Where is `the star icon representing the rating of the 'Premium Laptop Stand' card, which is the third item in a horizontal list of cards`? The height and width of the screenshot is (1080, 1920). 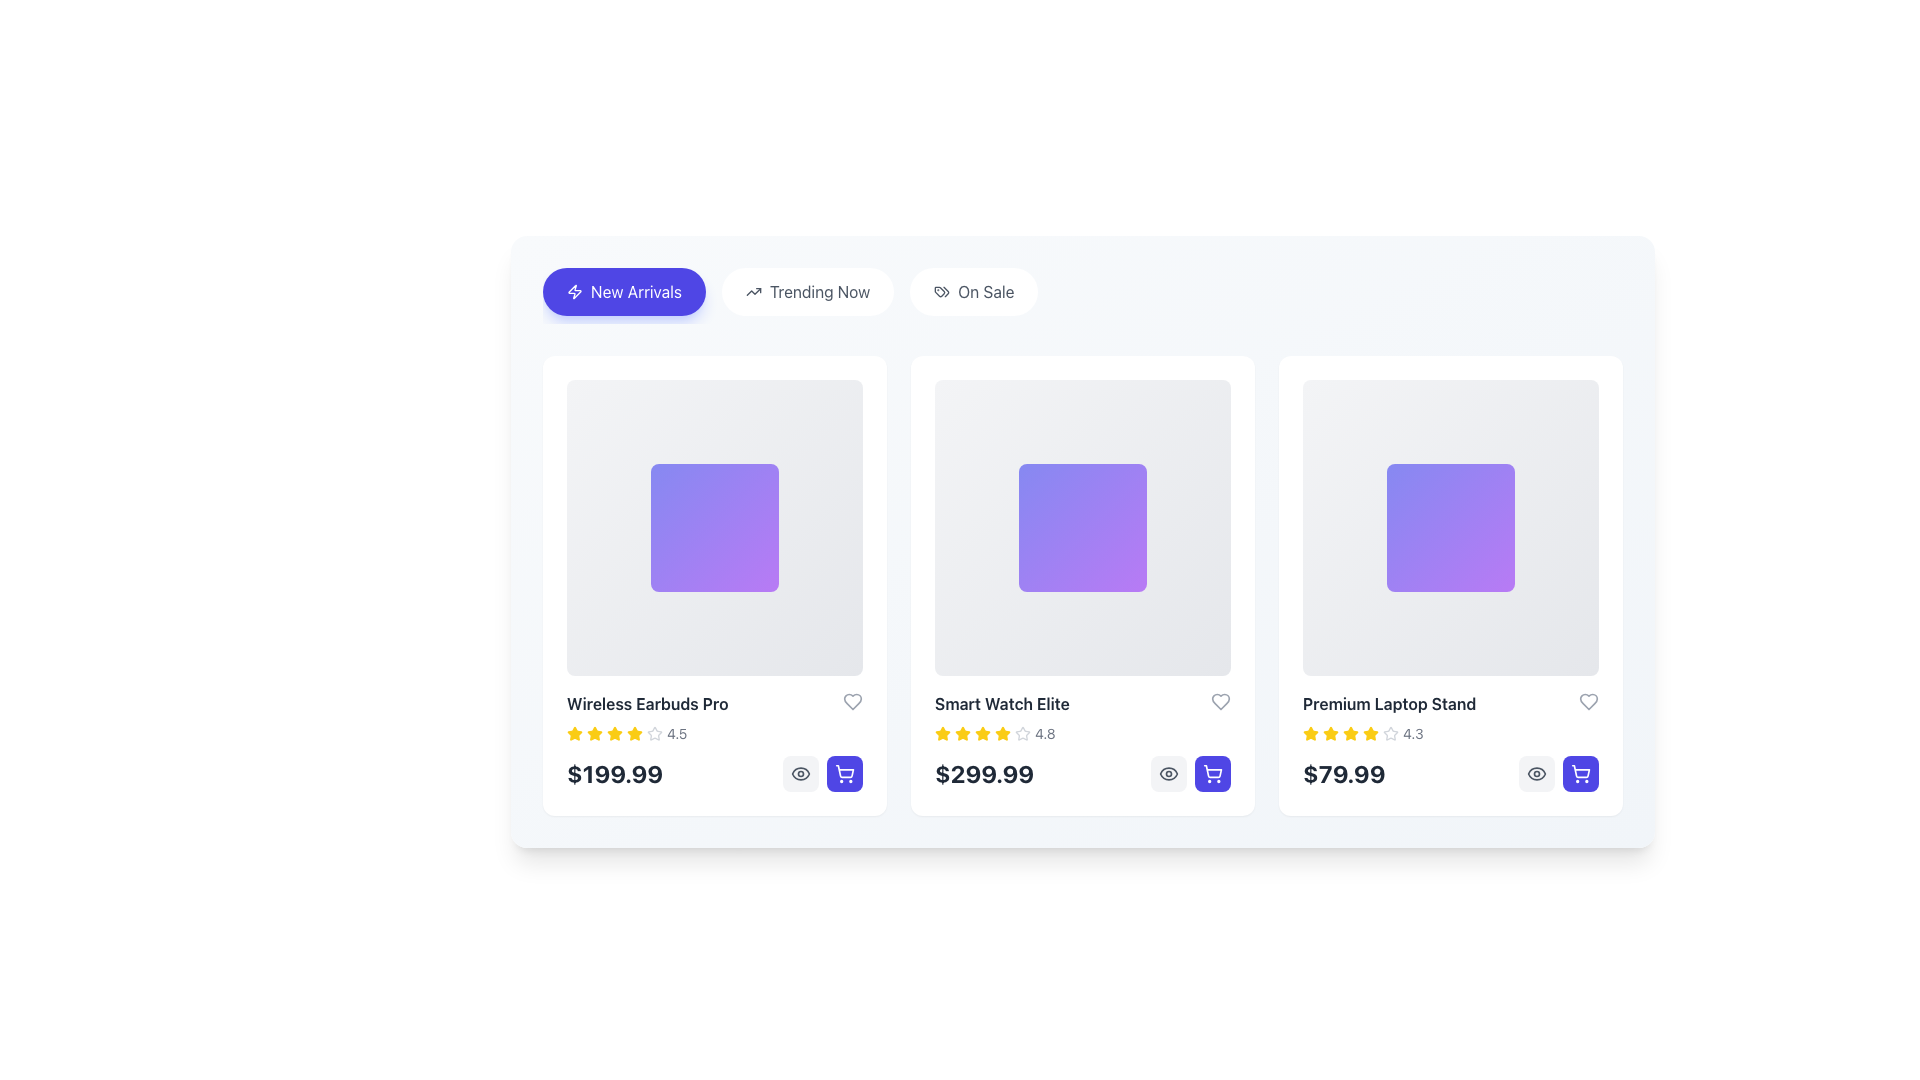 the star icon representing the rating of the 'Premium Laptop Stand' card, which is the third item in a horizontal list of cards is located at coordinates (1370, 733).